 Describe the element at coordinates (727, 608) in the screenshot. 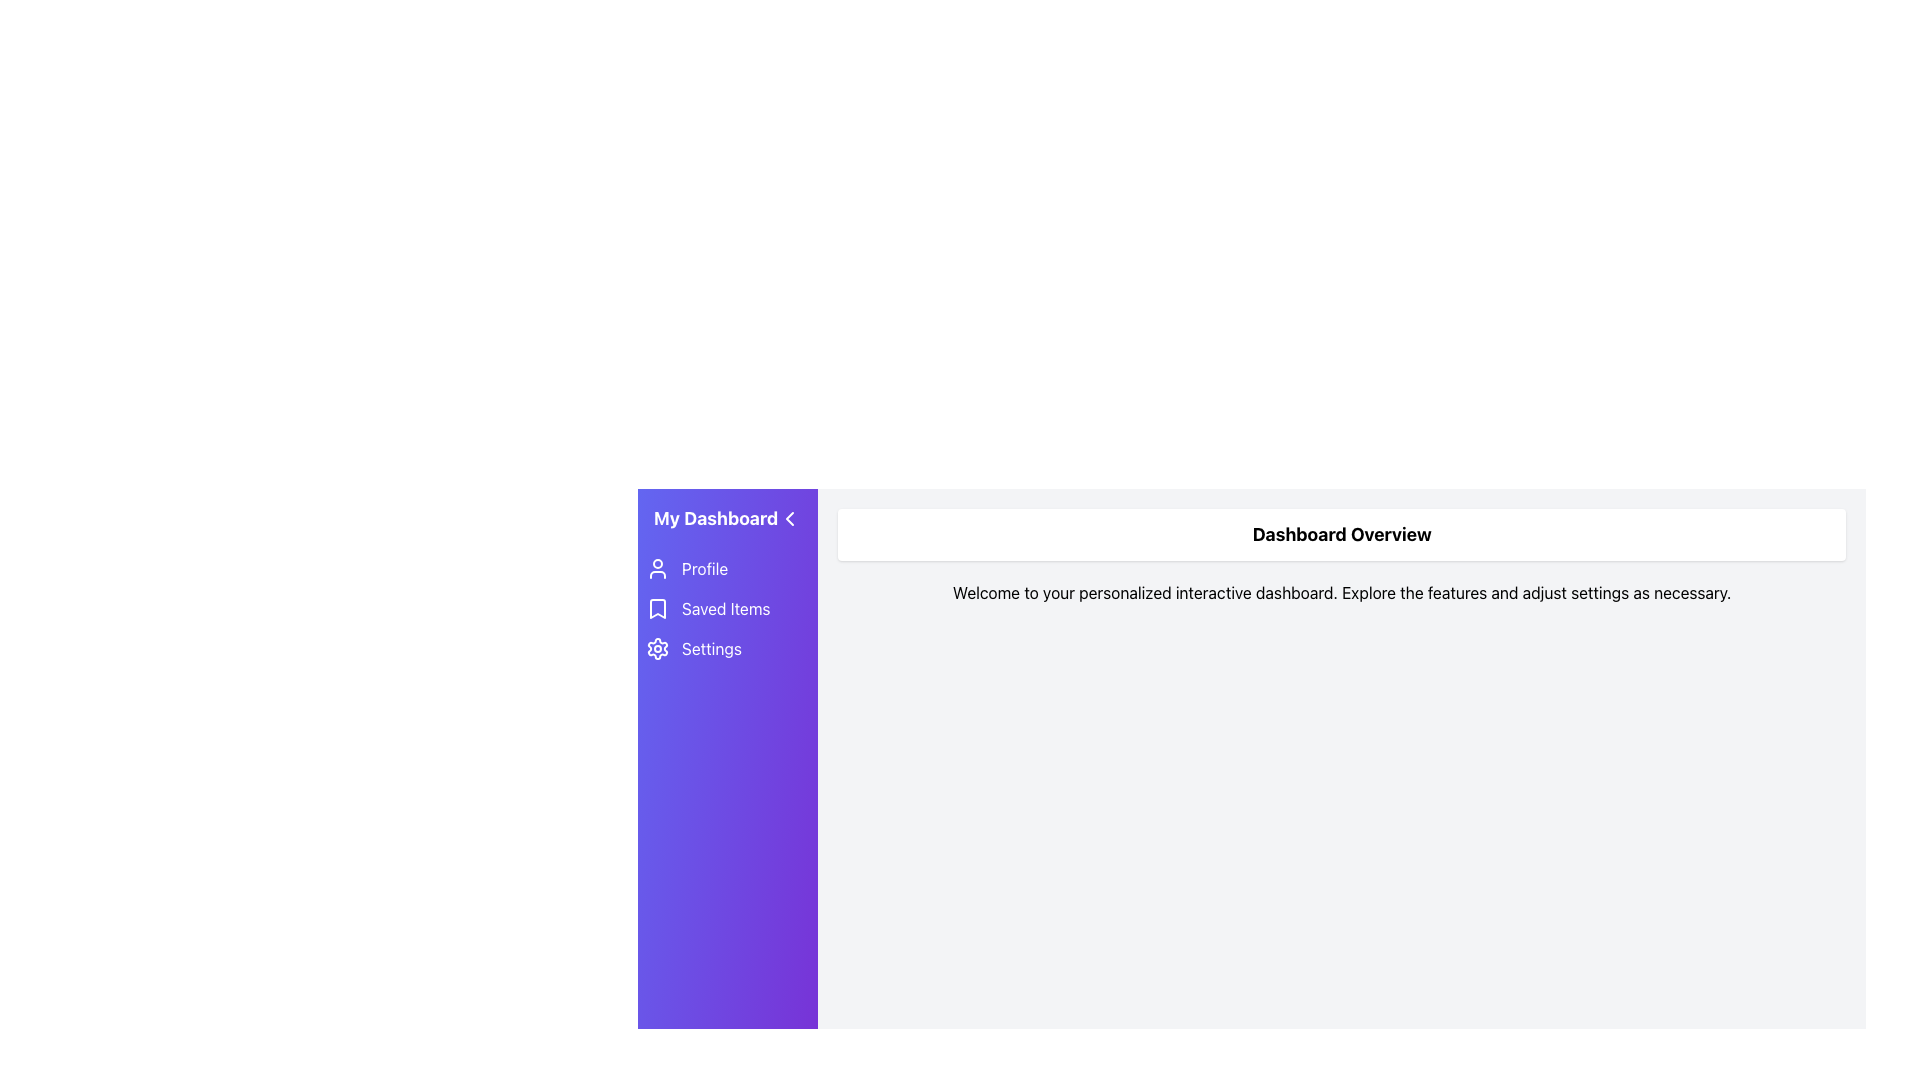

I see `the 'Saved Items' menu item, which is a text label with a bookmark icon, located in the sidebar below 'Profile' and above 'Settings'` at that location.